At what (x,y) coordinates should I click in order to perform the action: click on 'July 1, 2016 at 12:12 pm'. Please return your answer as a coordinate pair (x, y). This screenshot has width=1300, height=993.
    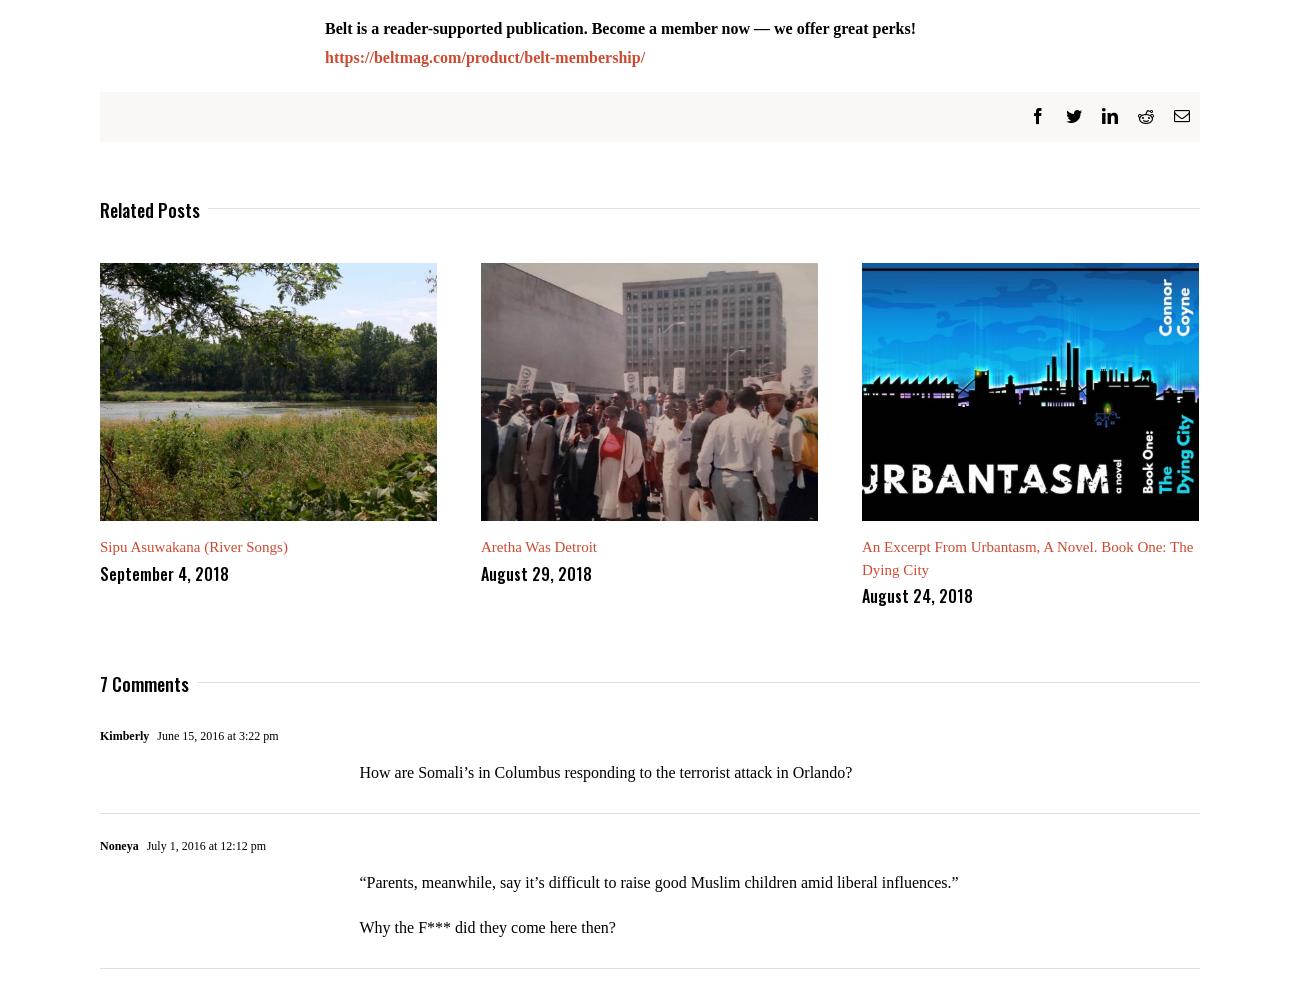
    Looking at the image, I should click on (204, 859).